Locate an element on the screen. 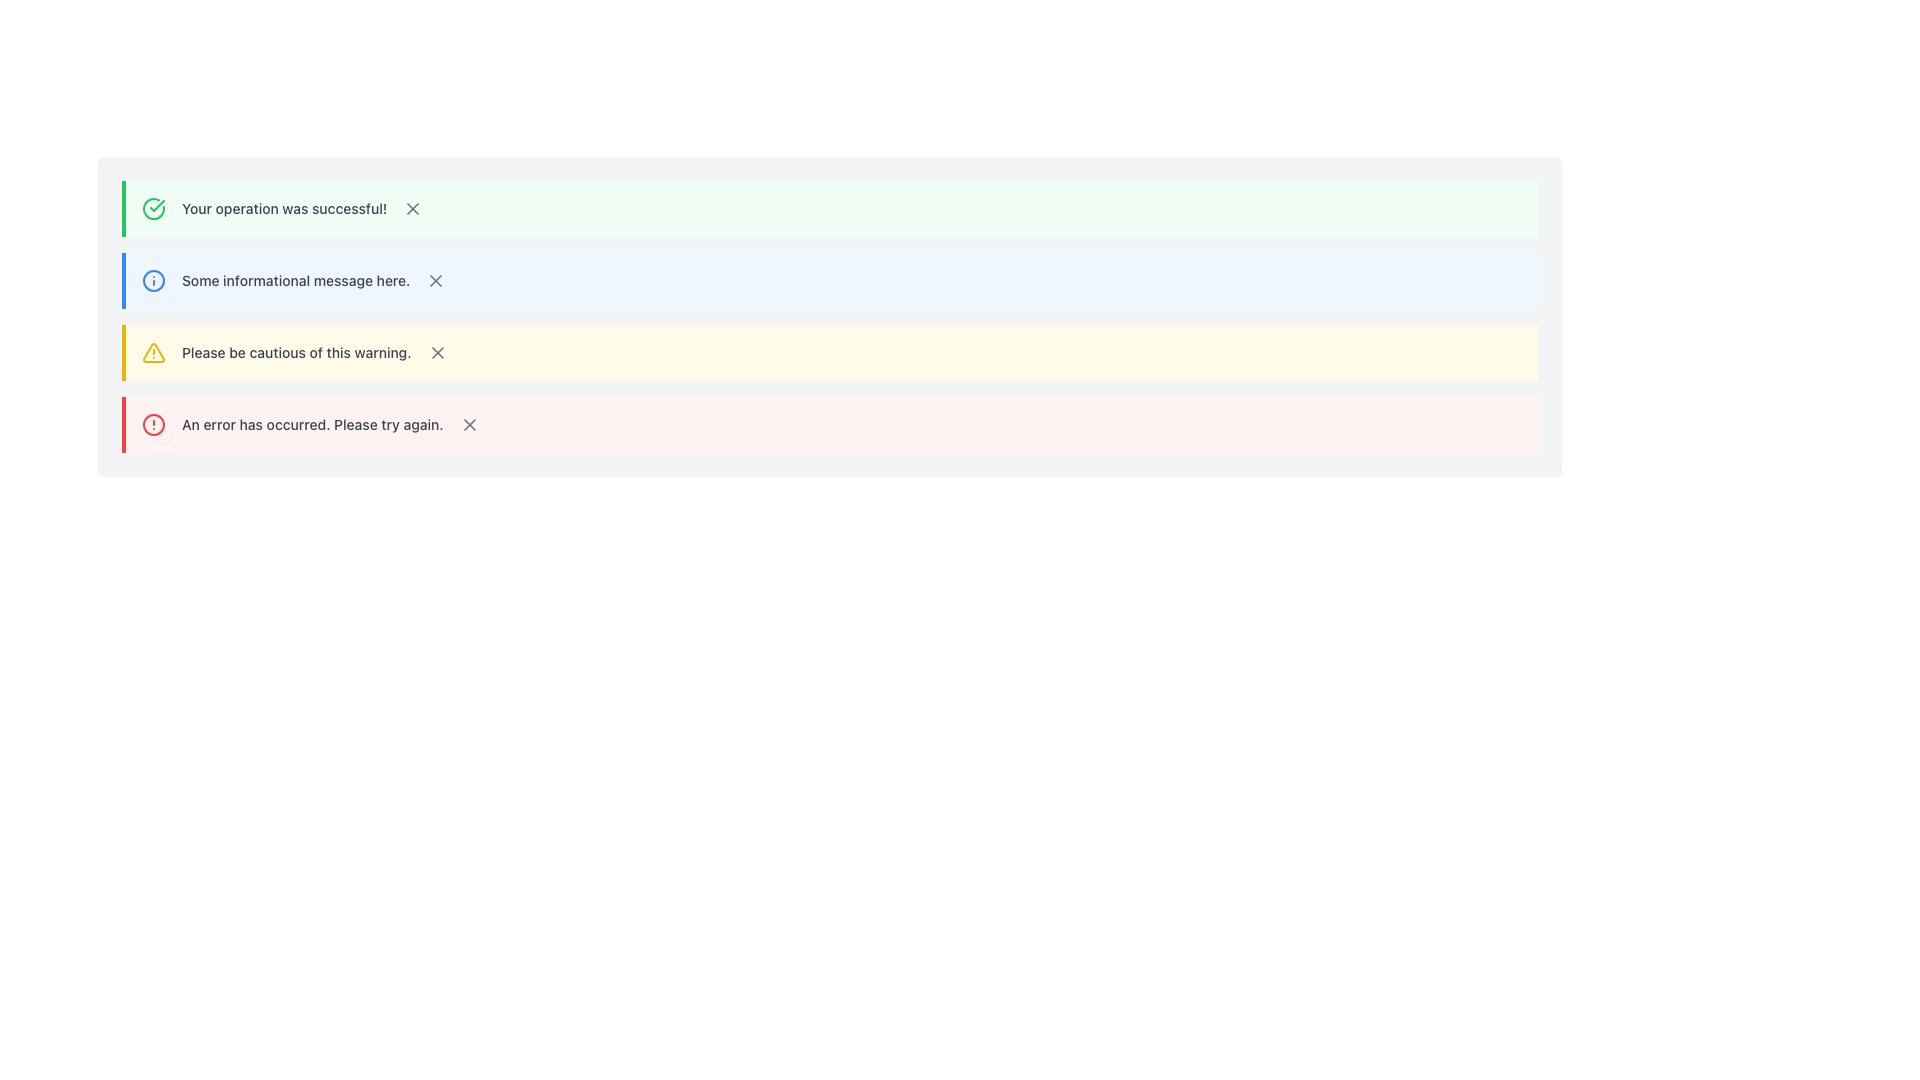  the label that displays 'Some informational message here.' which is styled in gray and medium boldness, located in the second row of a notification block with a blue left border is located at coordinates (295, 281).